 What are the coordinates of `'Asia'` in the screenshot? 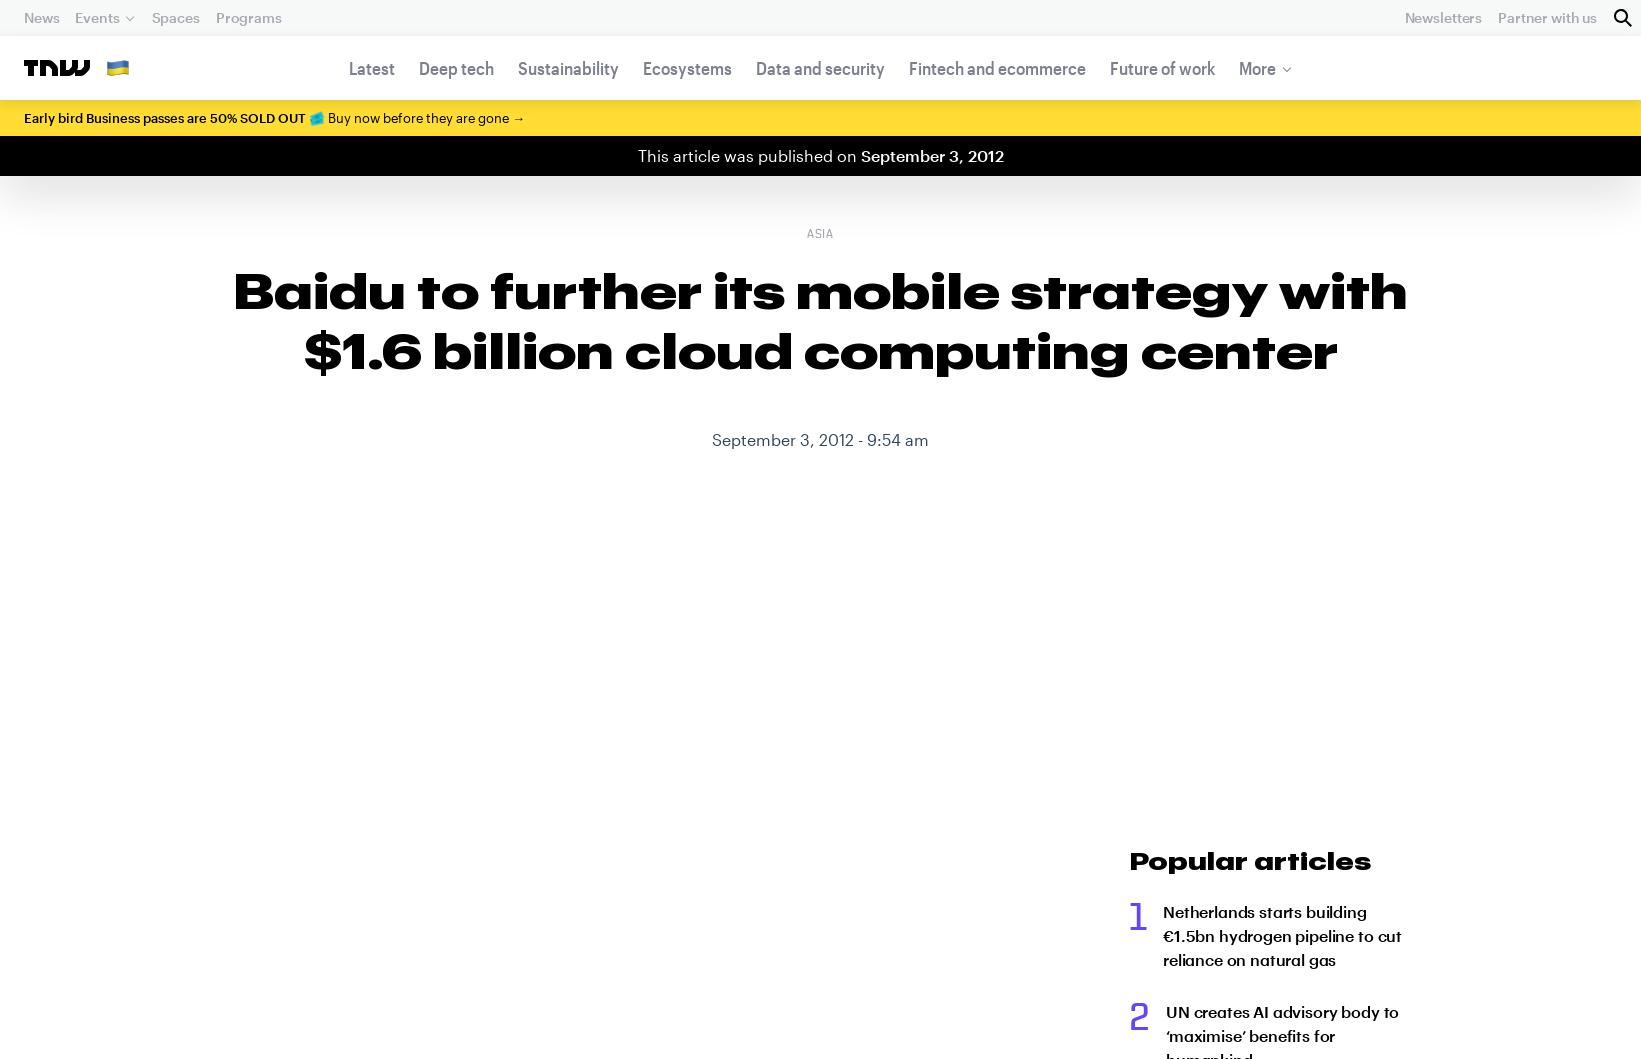 It's located at (806, 234).